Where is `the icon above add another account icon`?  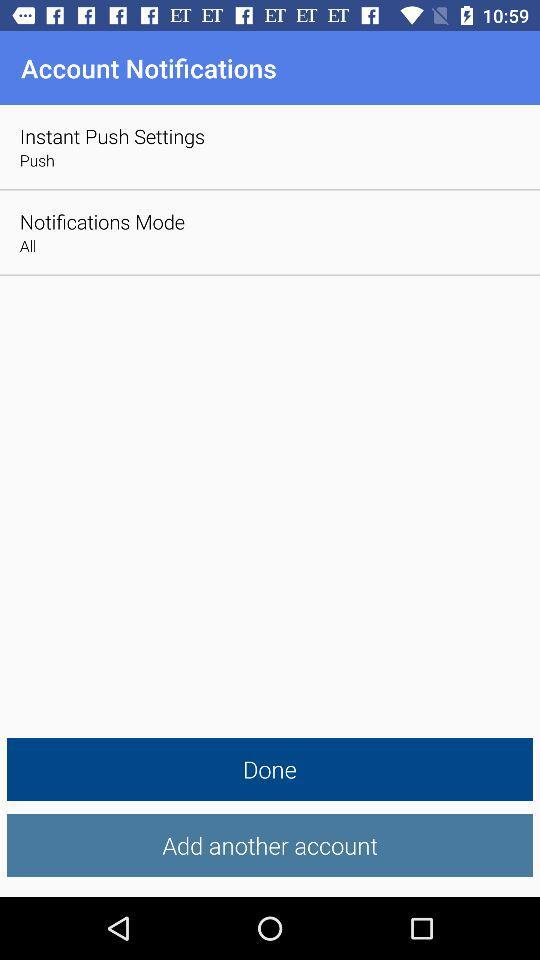
the icon above add another account icon is located at coordinates (270, 768).